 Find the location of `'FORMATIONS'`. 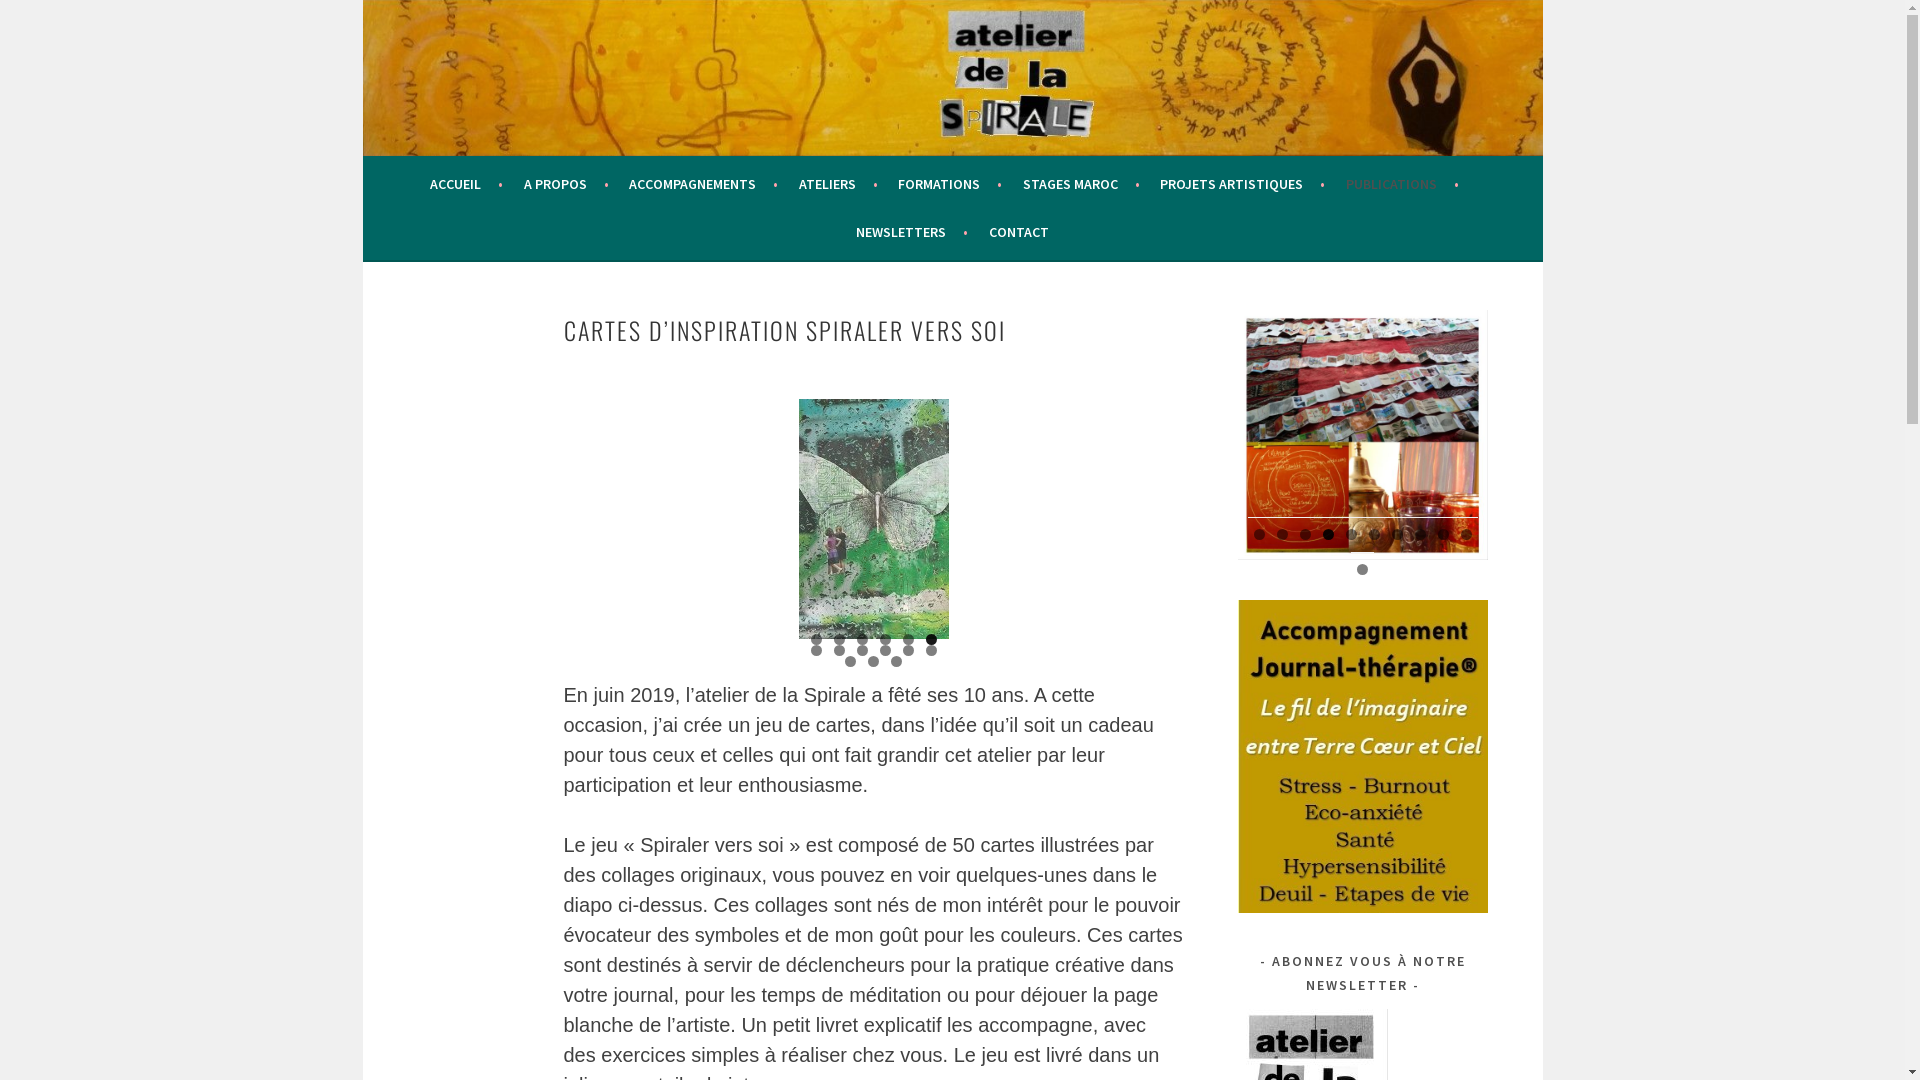

'FORMATIONS' is located at coordinates (949, 184).